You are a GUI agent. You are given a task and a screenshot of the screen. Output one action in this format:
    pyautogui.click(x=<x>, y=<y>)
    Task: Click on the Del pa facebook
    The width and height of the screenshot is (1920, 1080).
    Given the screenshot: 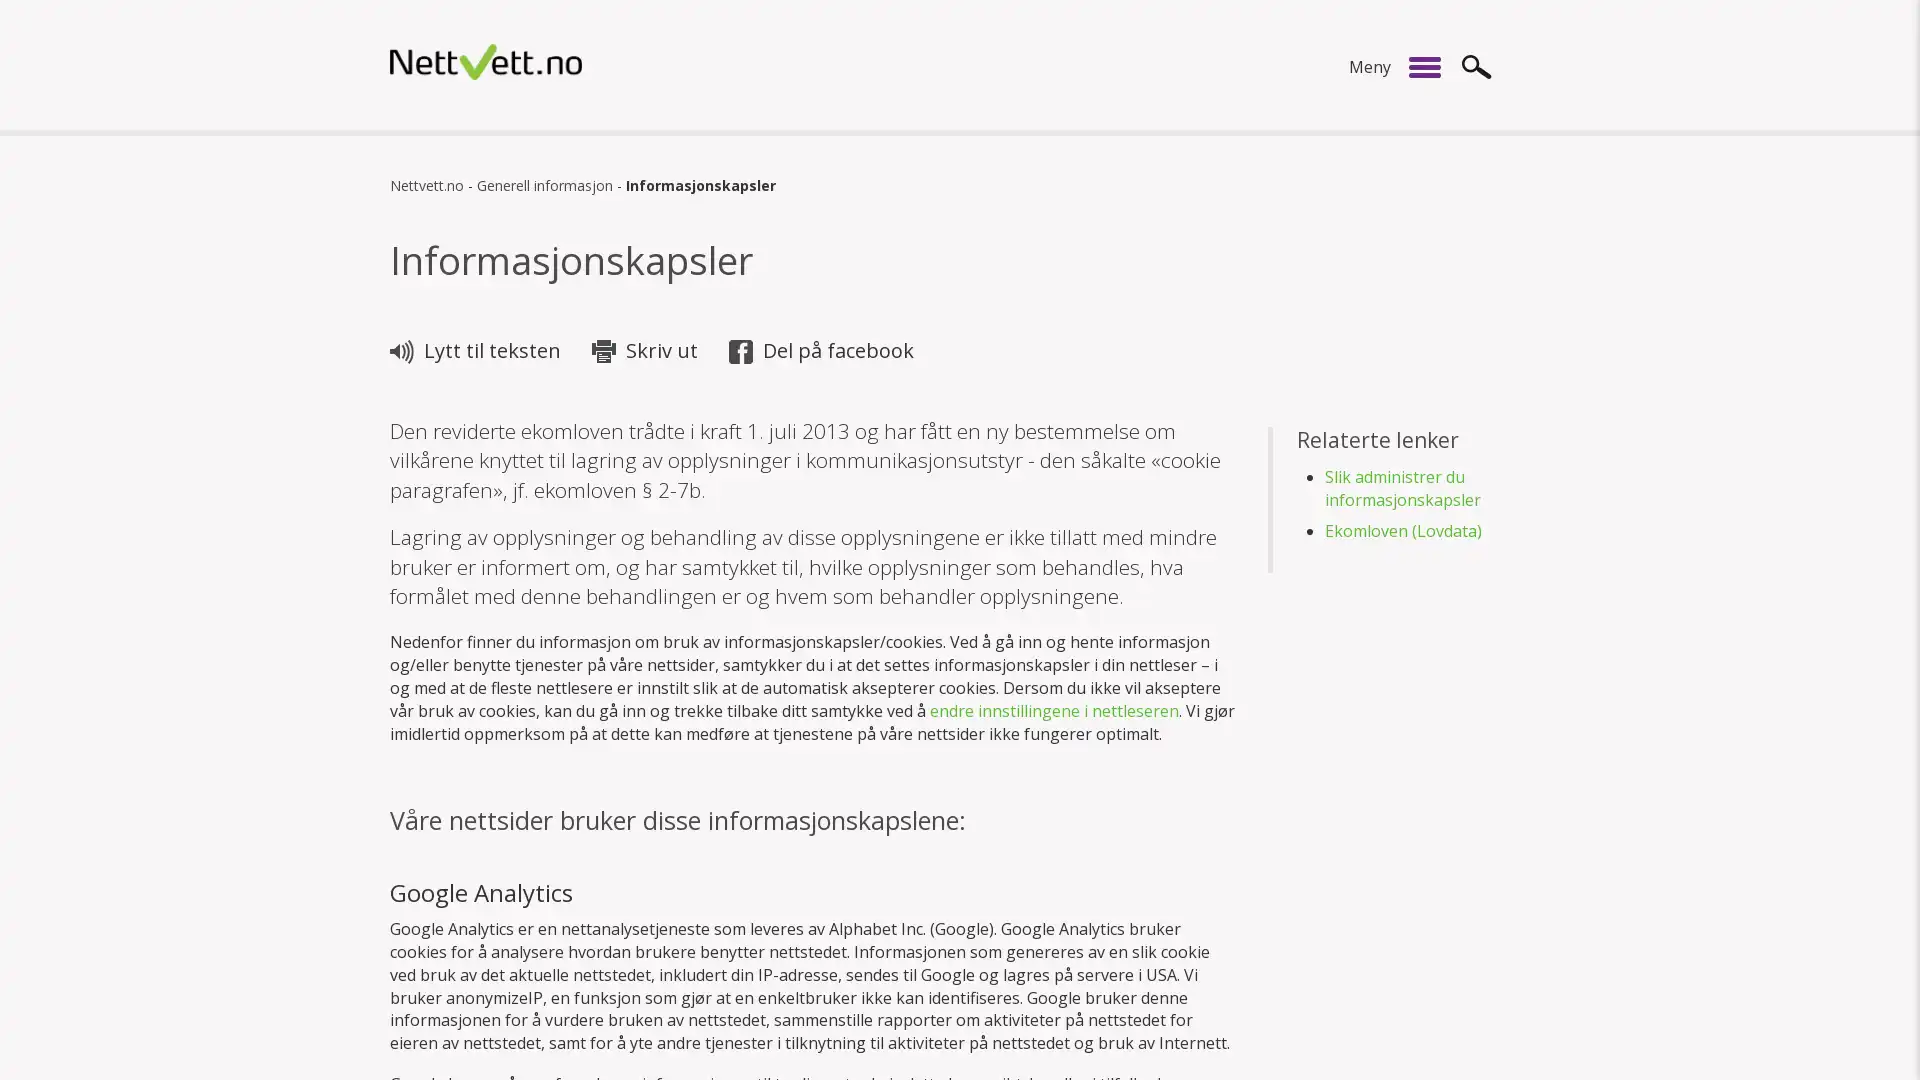 What is the action you would take?
    pyautogui.click(x=824, y=350)
    